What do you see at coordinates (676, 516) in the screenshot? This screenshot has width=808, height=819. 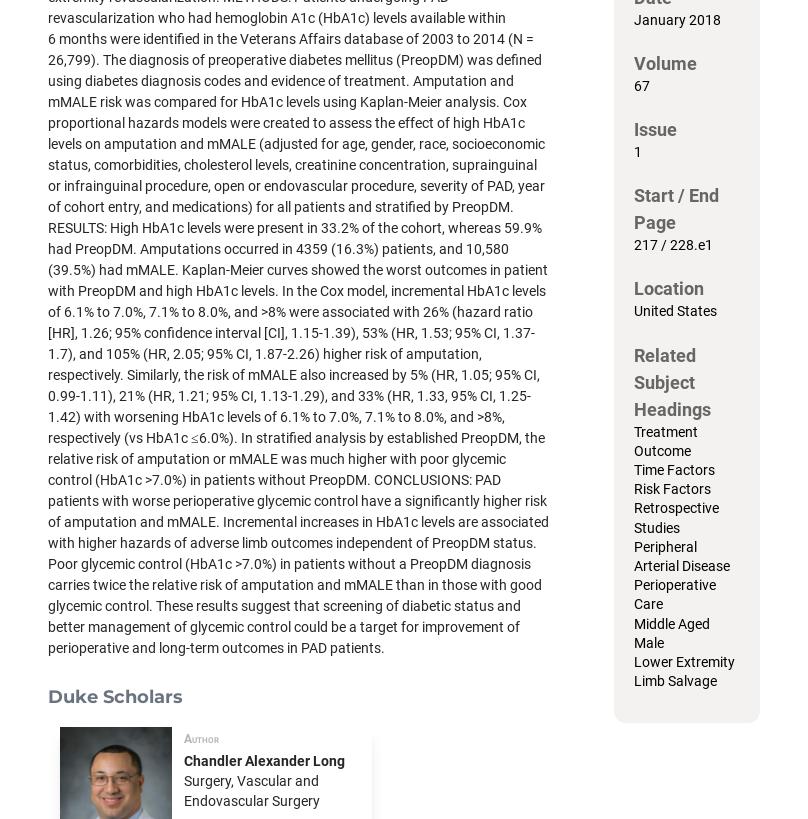 I see `'Retrospective Studies'` at bounding box center [676, 516].